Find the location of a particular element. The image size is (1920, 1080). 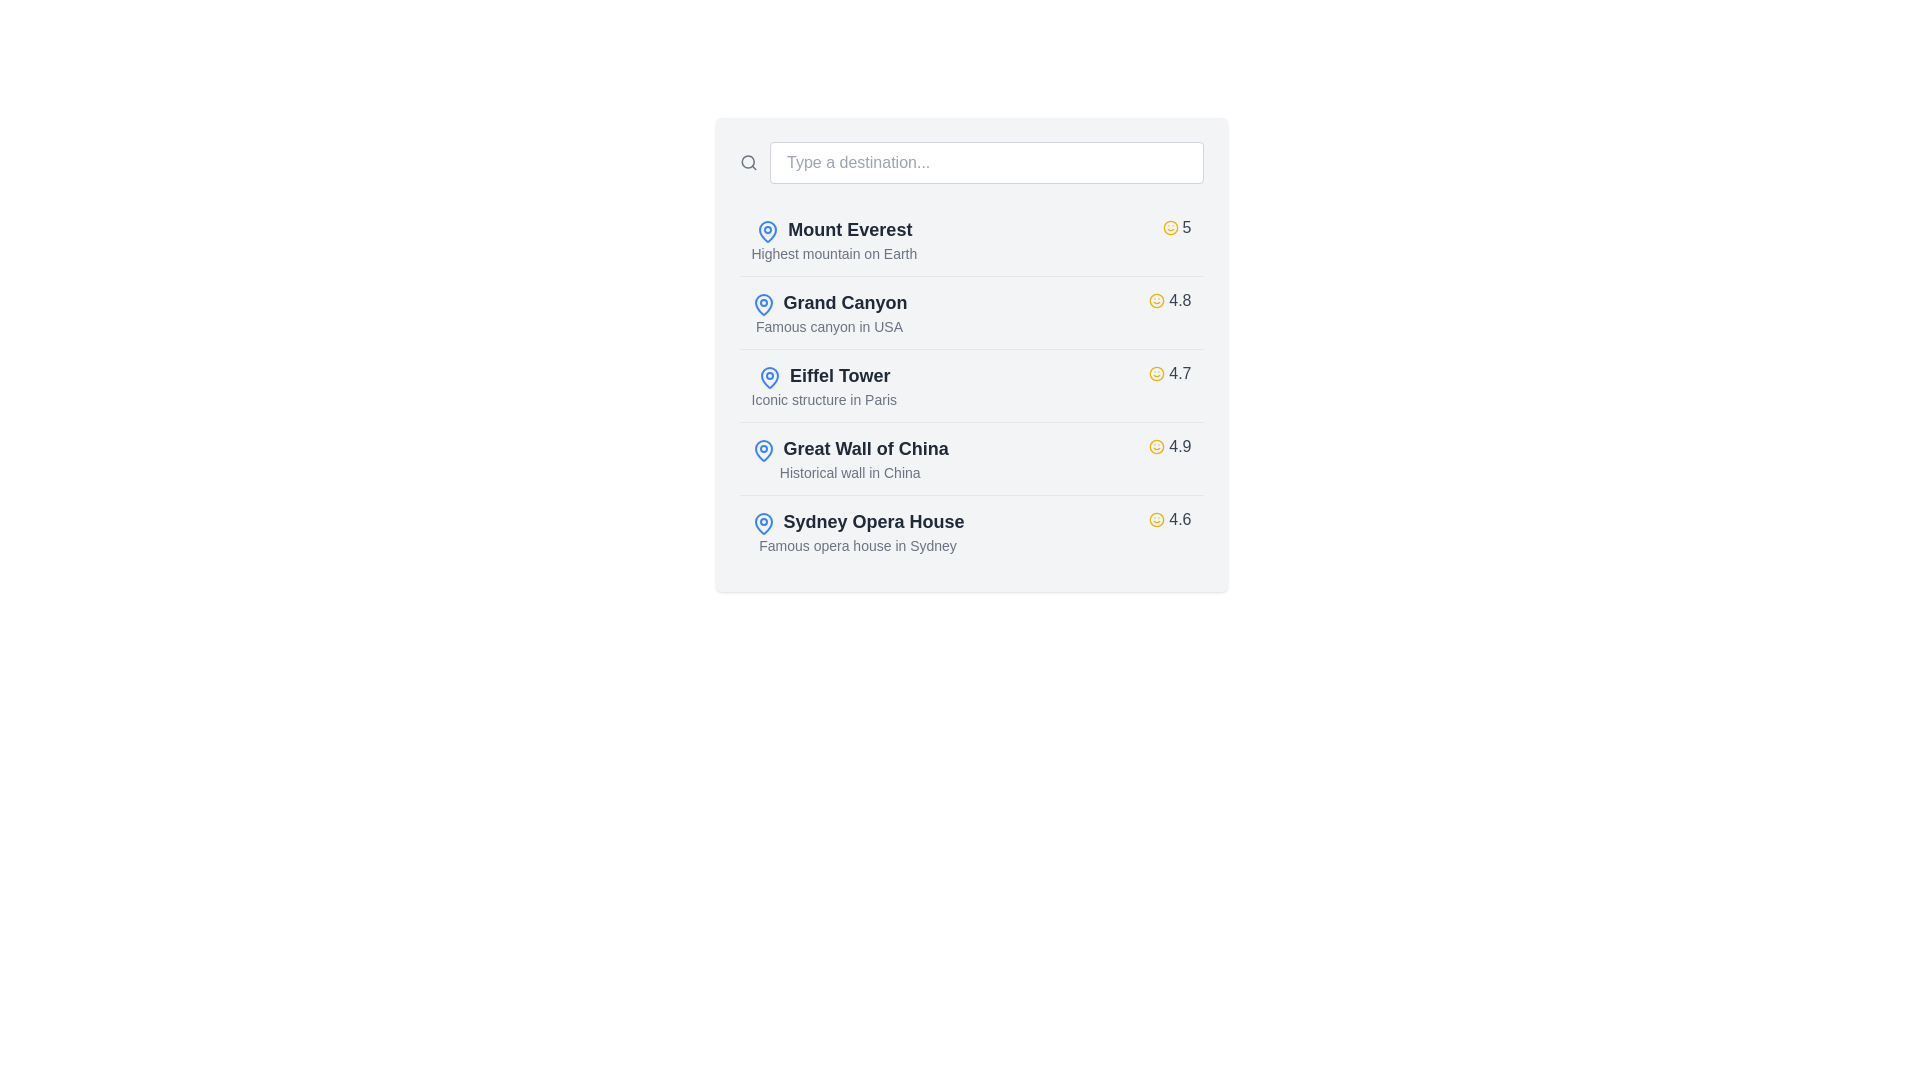

the descriptive text label that reads 'Iconic structure in Paris', which is positioned under the title 'Eiffel Tower' in a vertical list of destinations is located at coordinates (824, 400).